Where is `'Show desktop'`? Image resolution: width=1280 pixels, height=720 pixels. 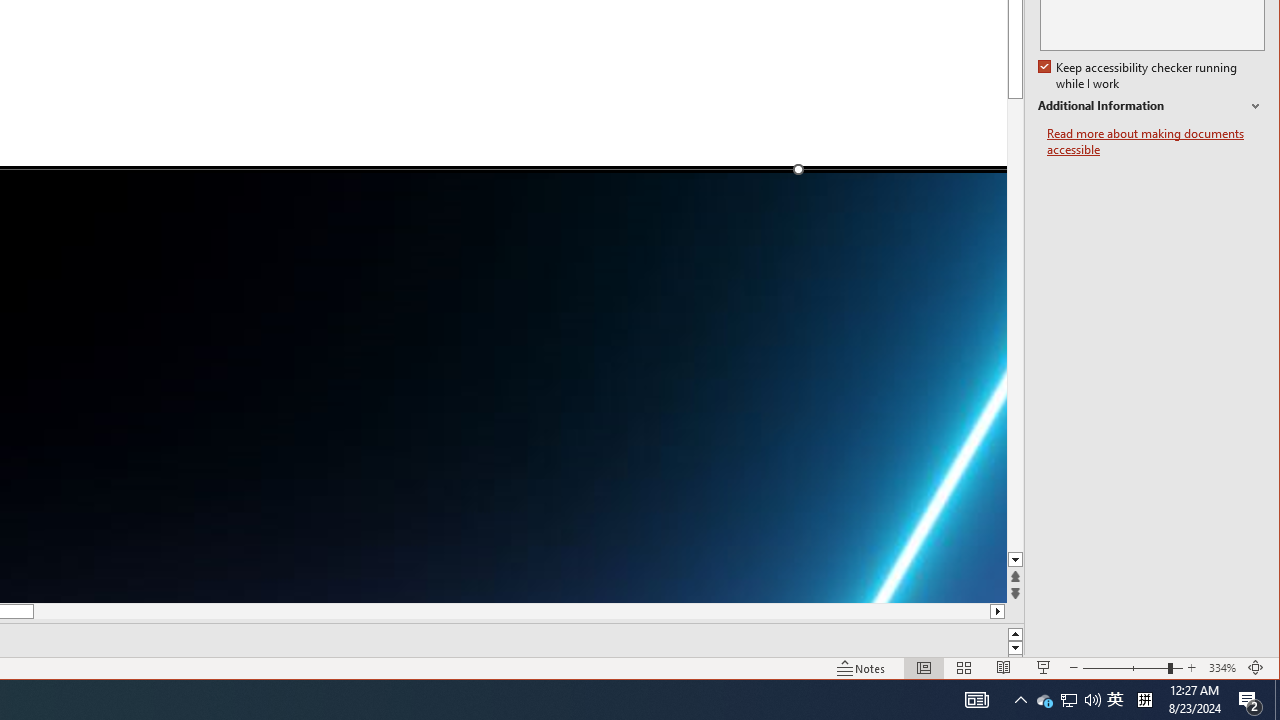
'Show desktop' is located at coordinates (1276, 698).